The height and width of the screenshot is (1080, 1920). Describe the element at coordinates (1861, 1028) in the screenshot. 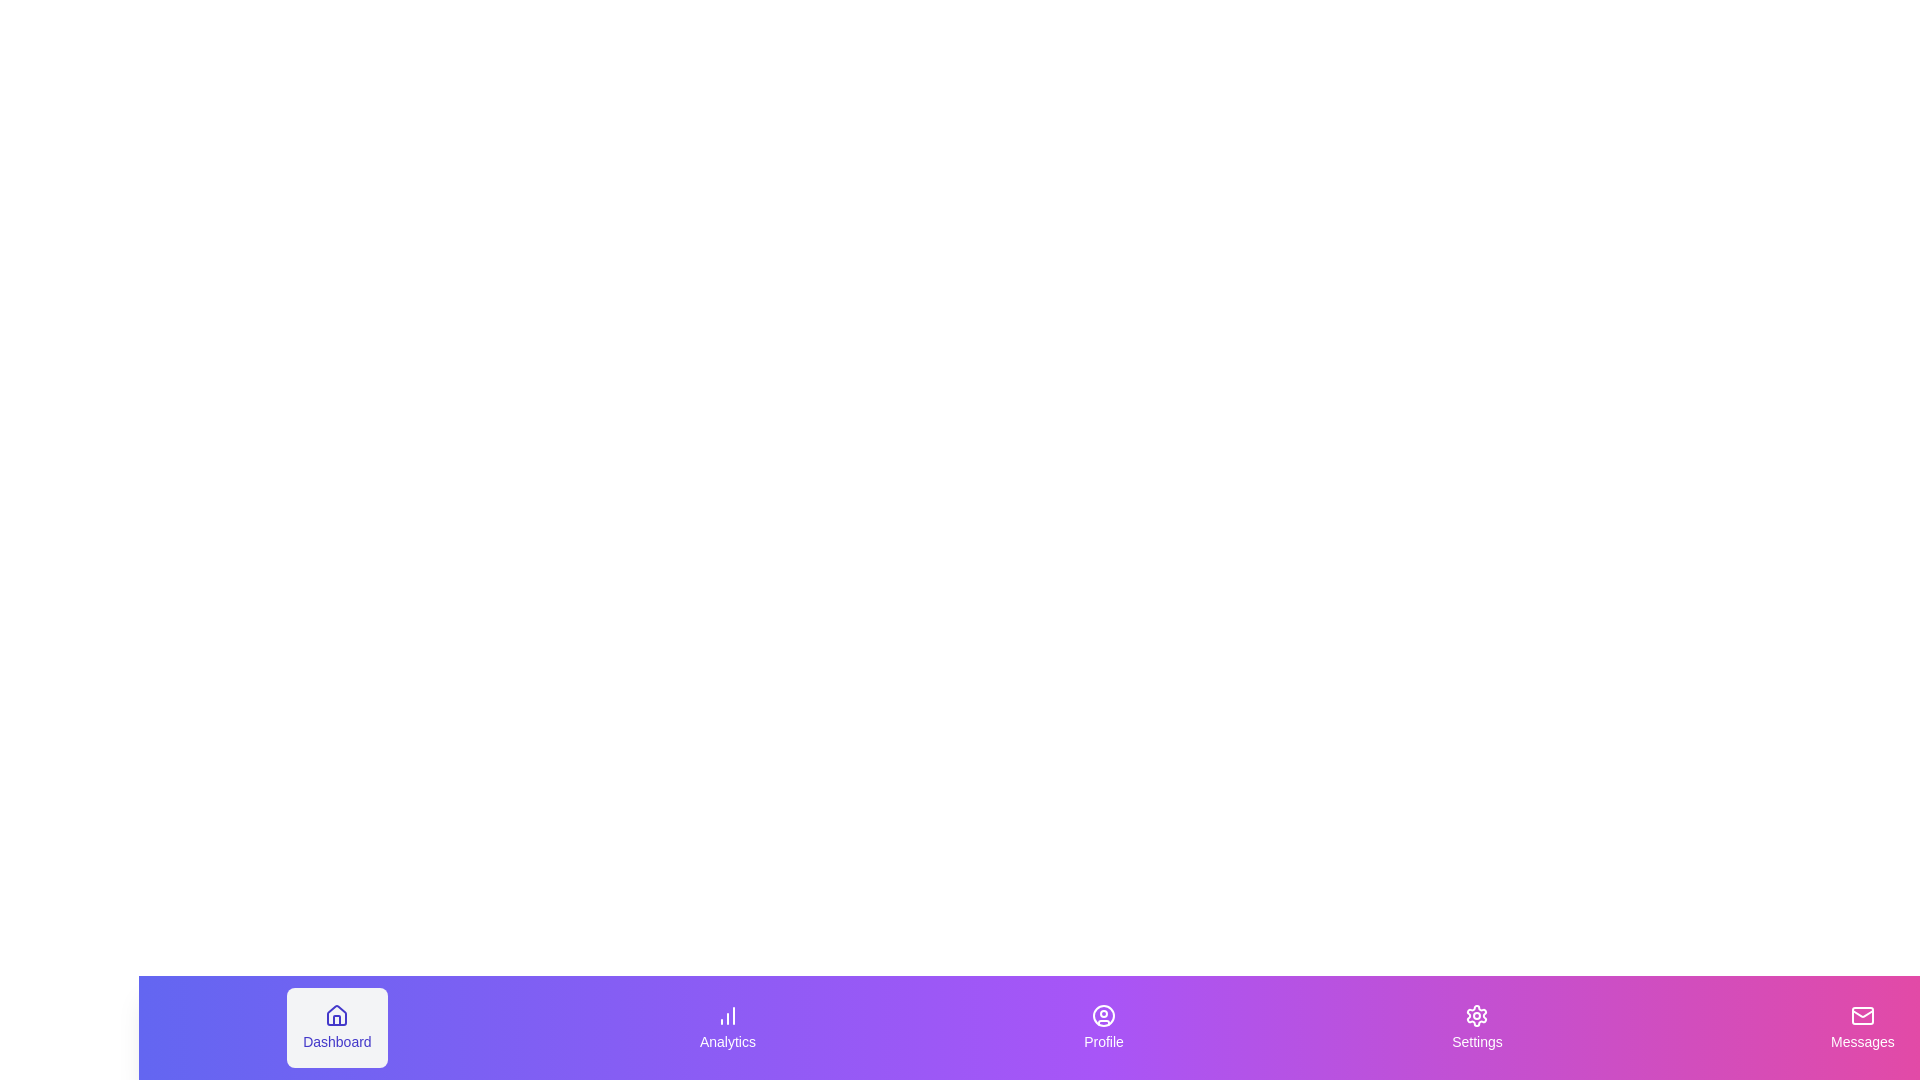

I see `the Messages tab to activate it` at that location.